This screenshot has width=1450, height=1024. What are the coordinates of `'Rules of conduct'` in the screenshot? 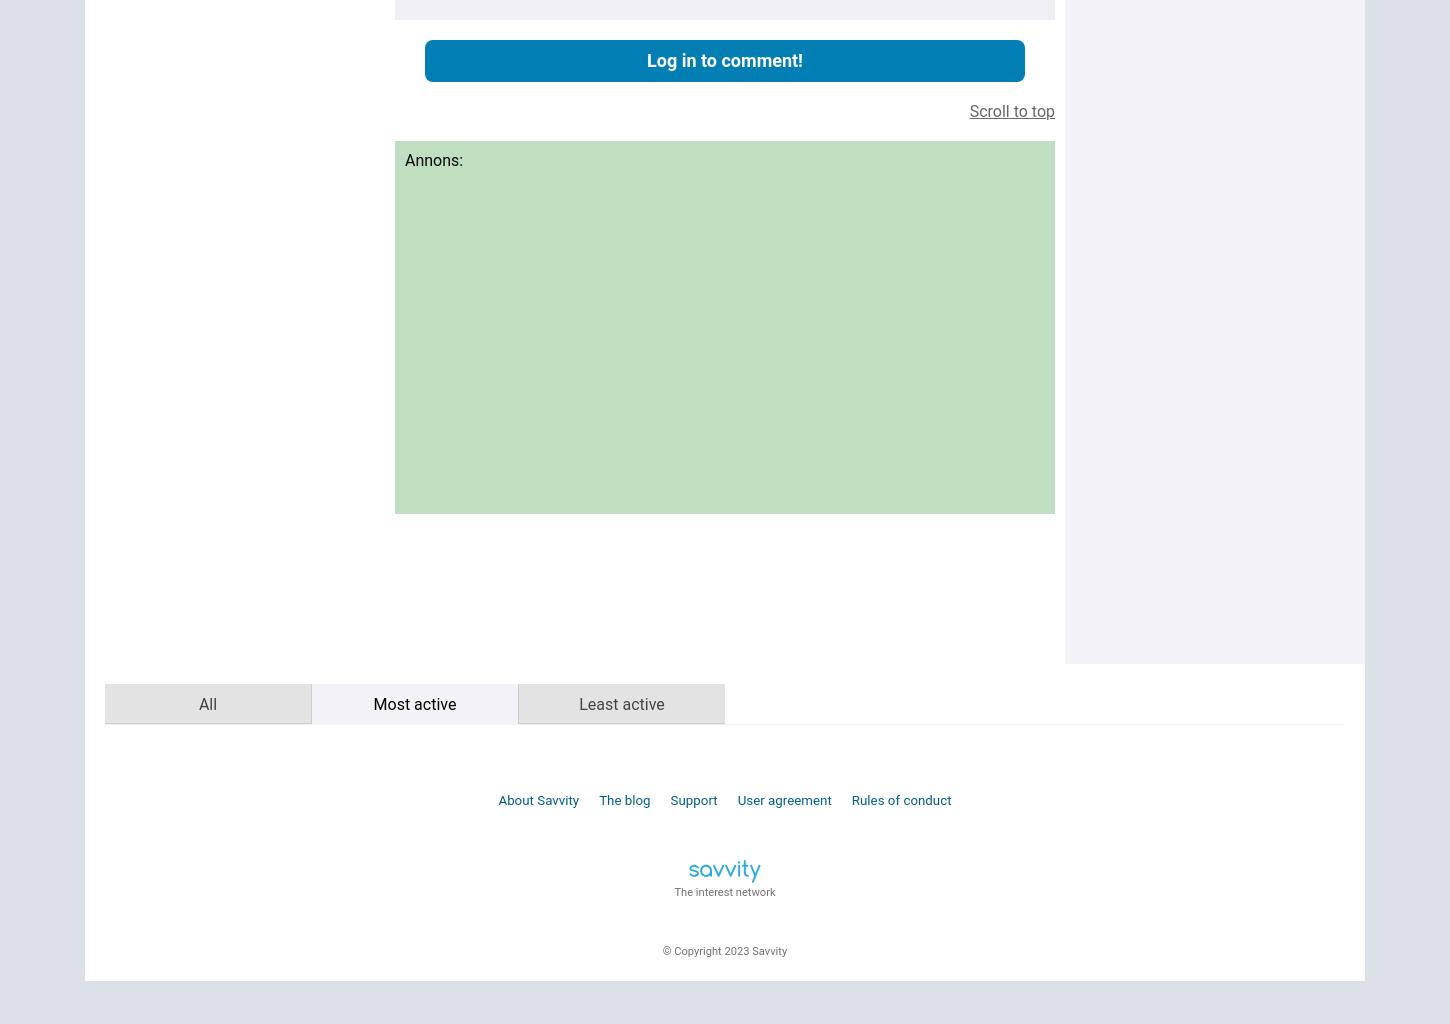 It's located at (900, 799).